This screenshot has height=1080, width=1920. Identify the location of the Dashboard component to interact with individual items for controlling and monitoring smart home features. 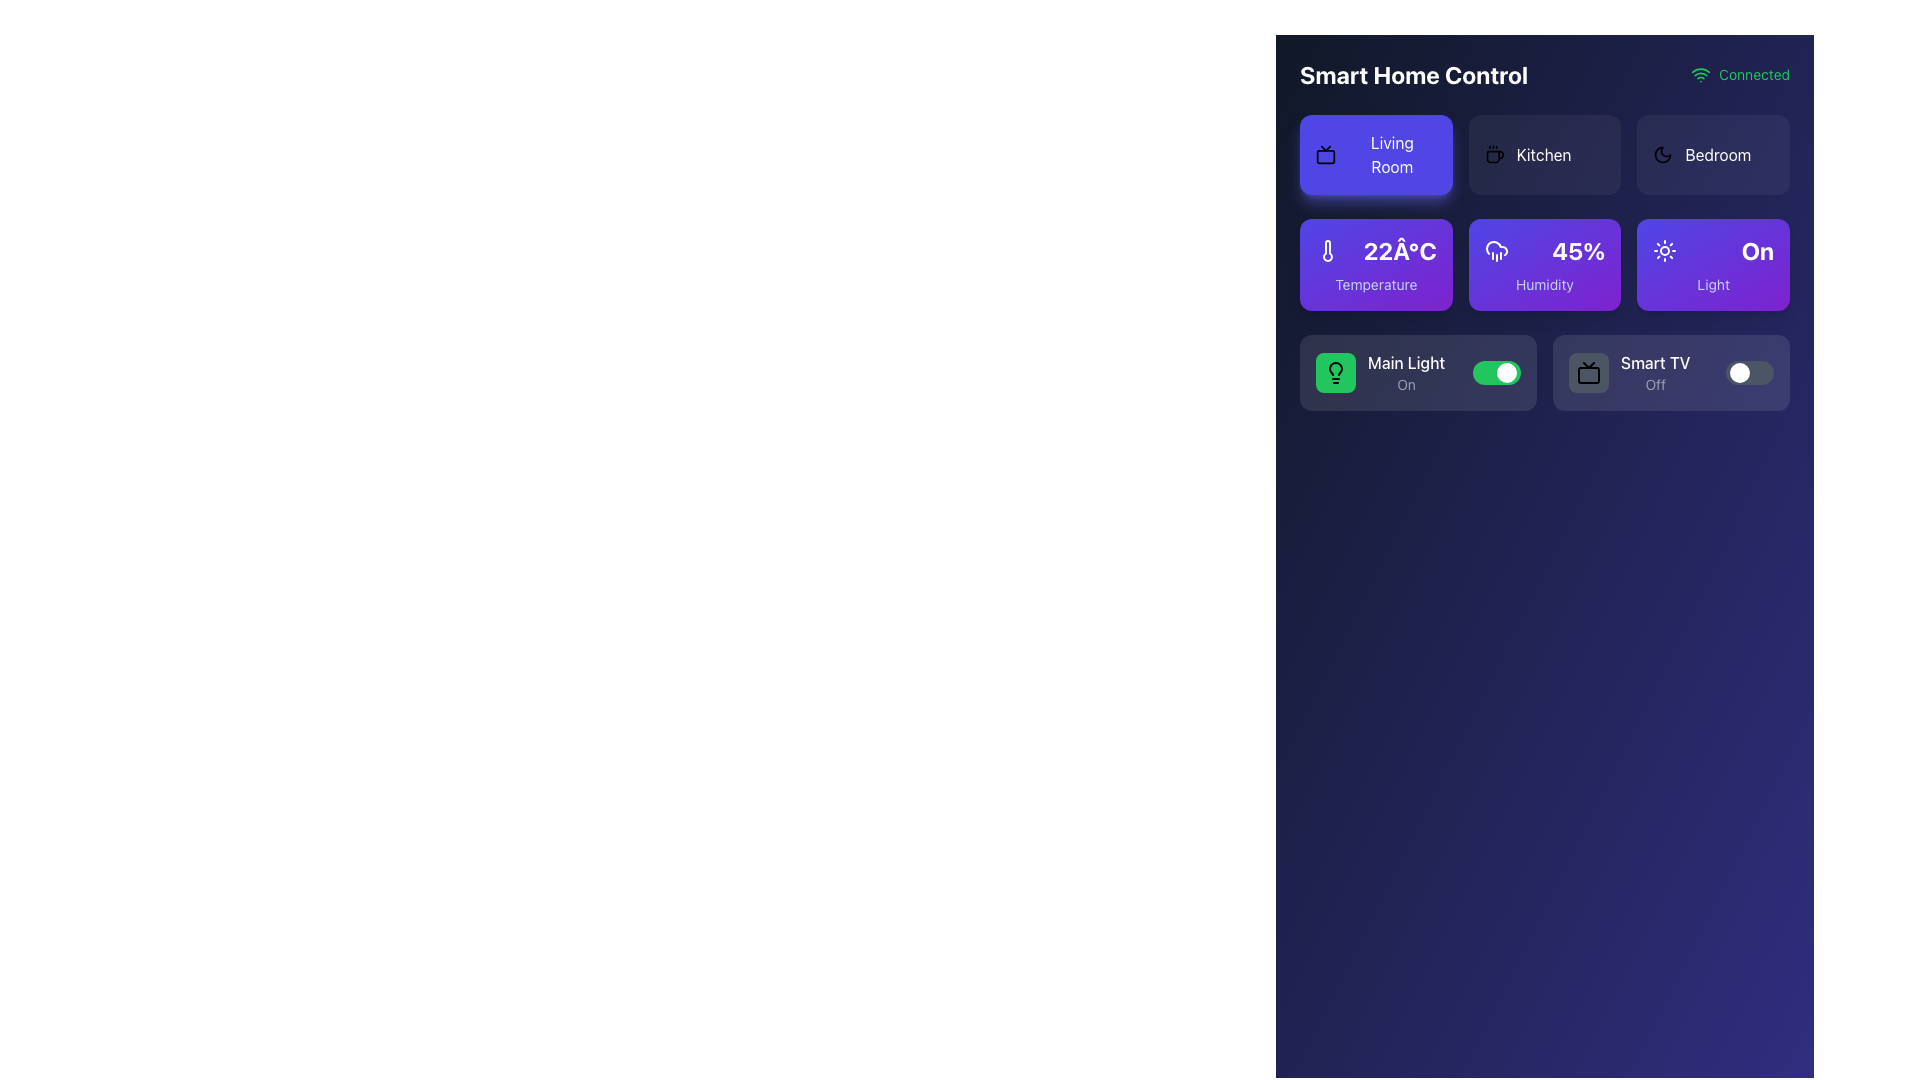
(1544, 234).